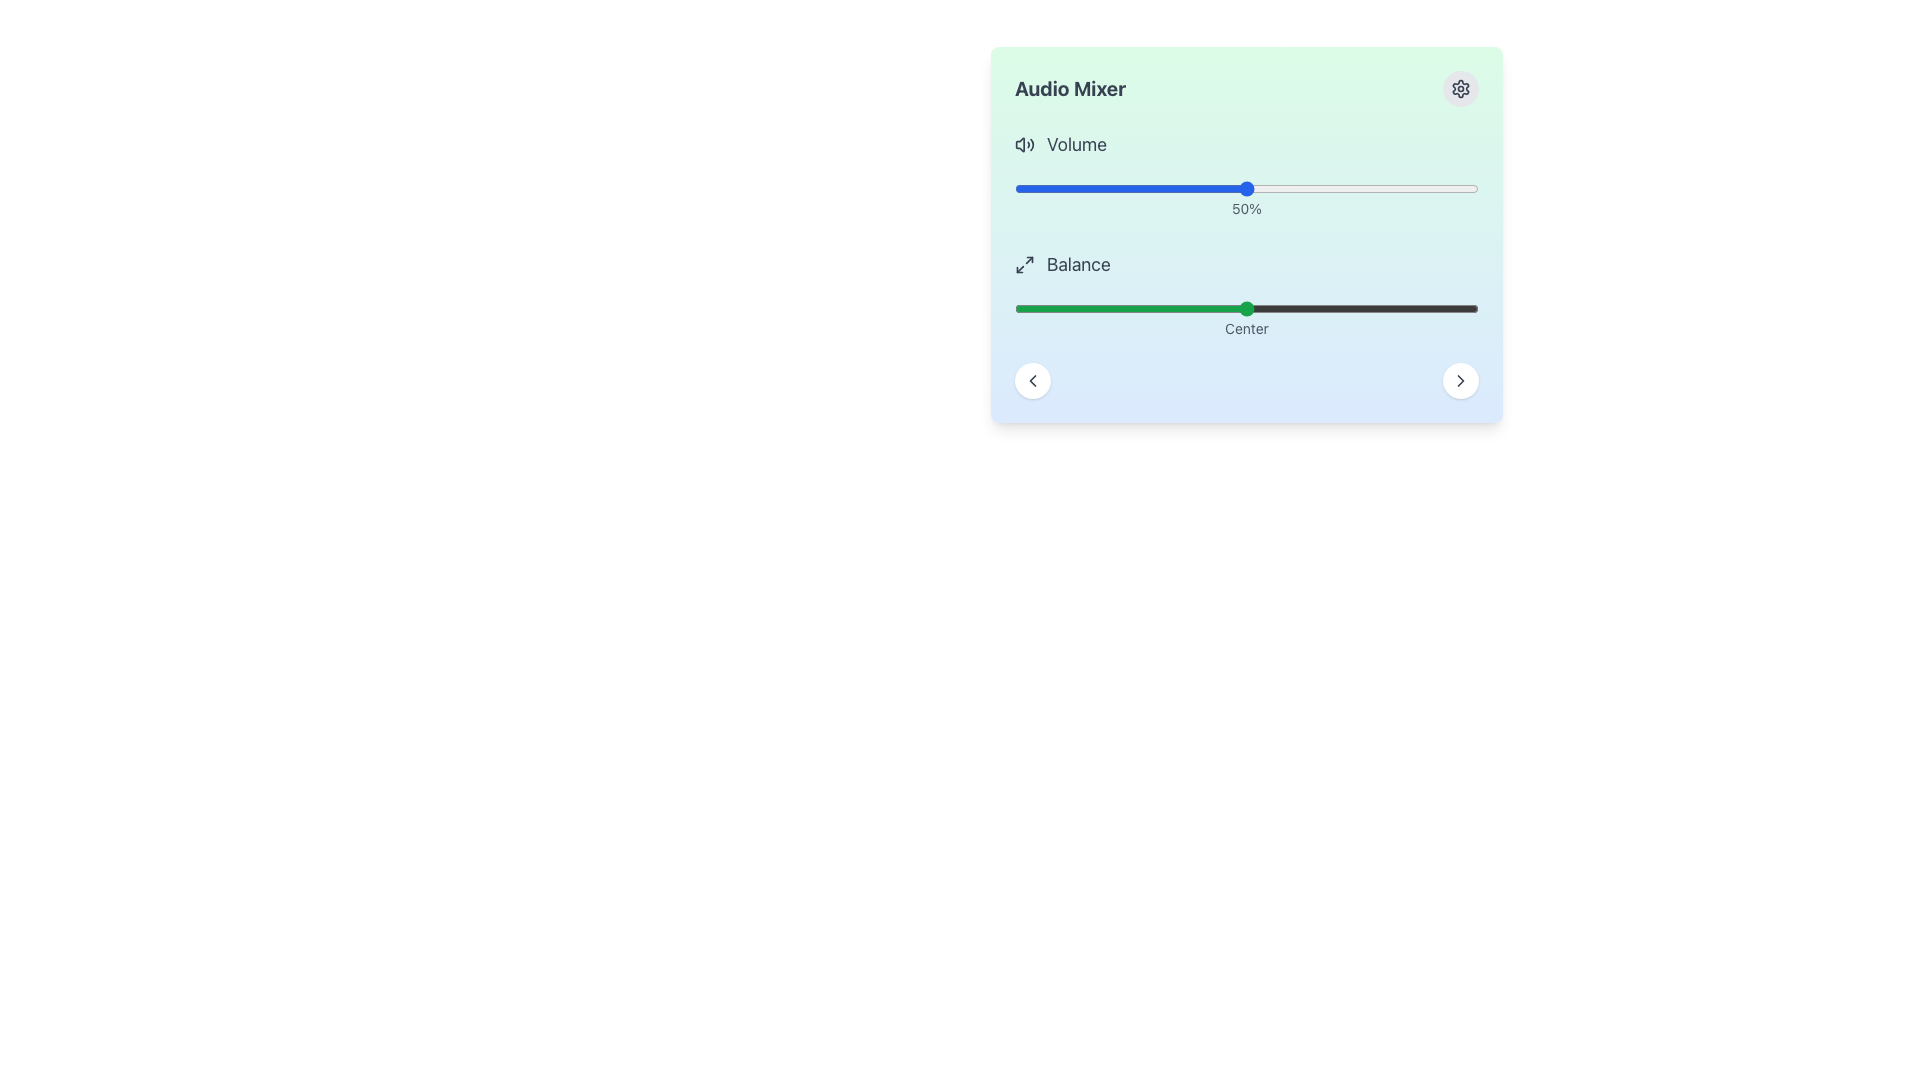 The width and height of the screenshot is (1920, 1080). What do you see at coordinates (1255, 189) in the screenshot?
I see `the volume` at bounding box center [1255, 189].